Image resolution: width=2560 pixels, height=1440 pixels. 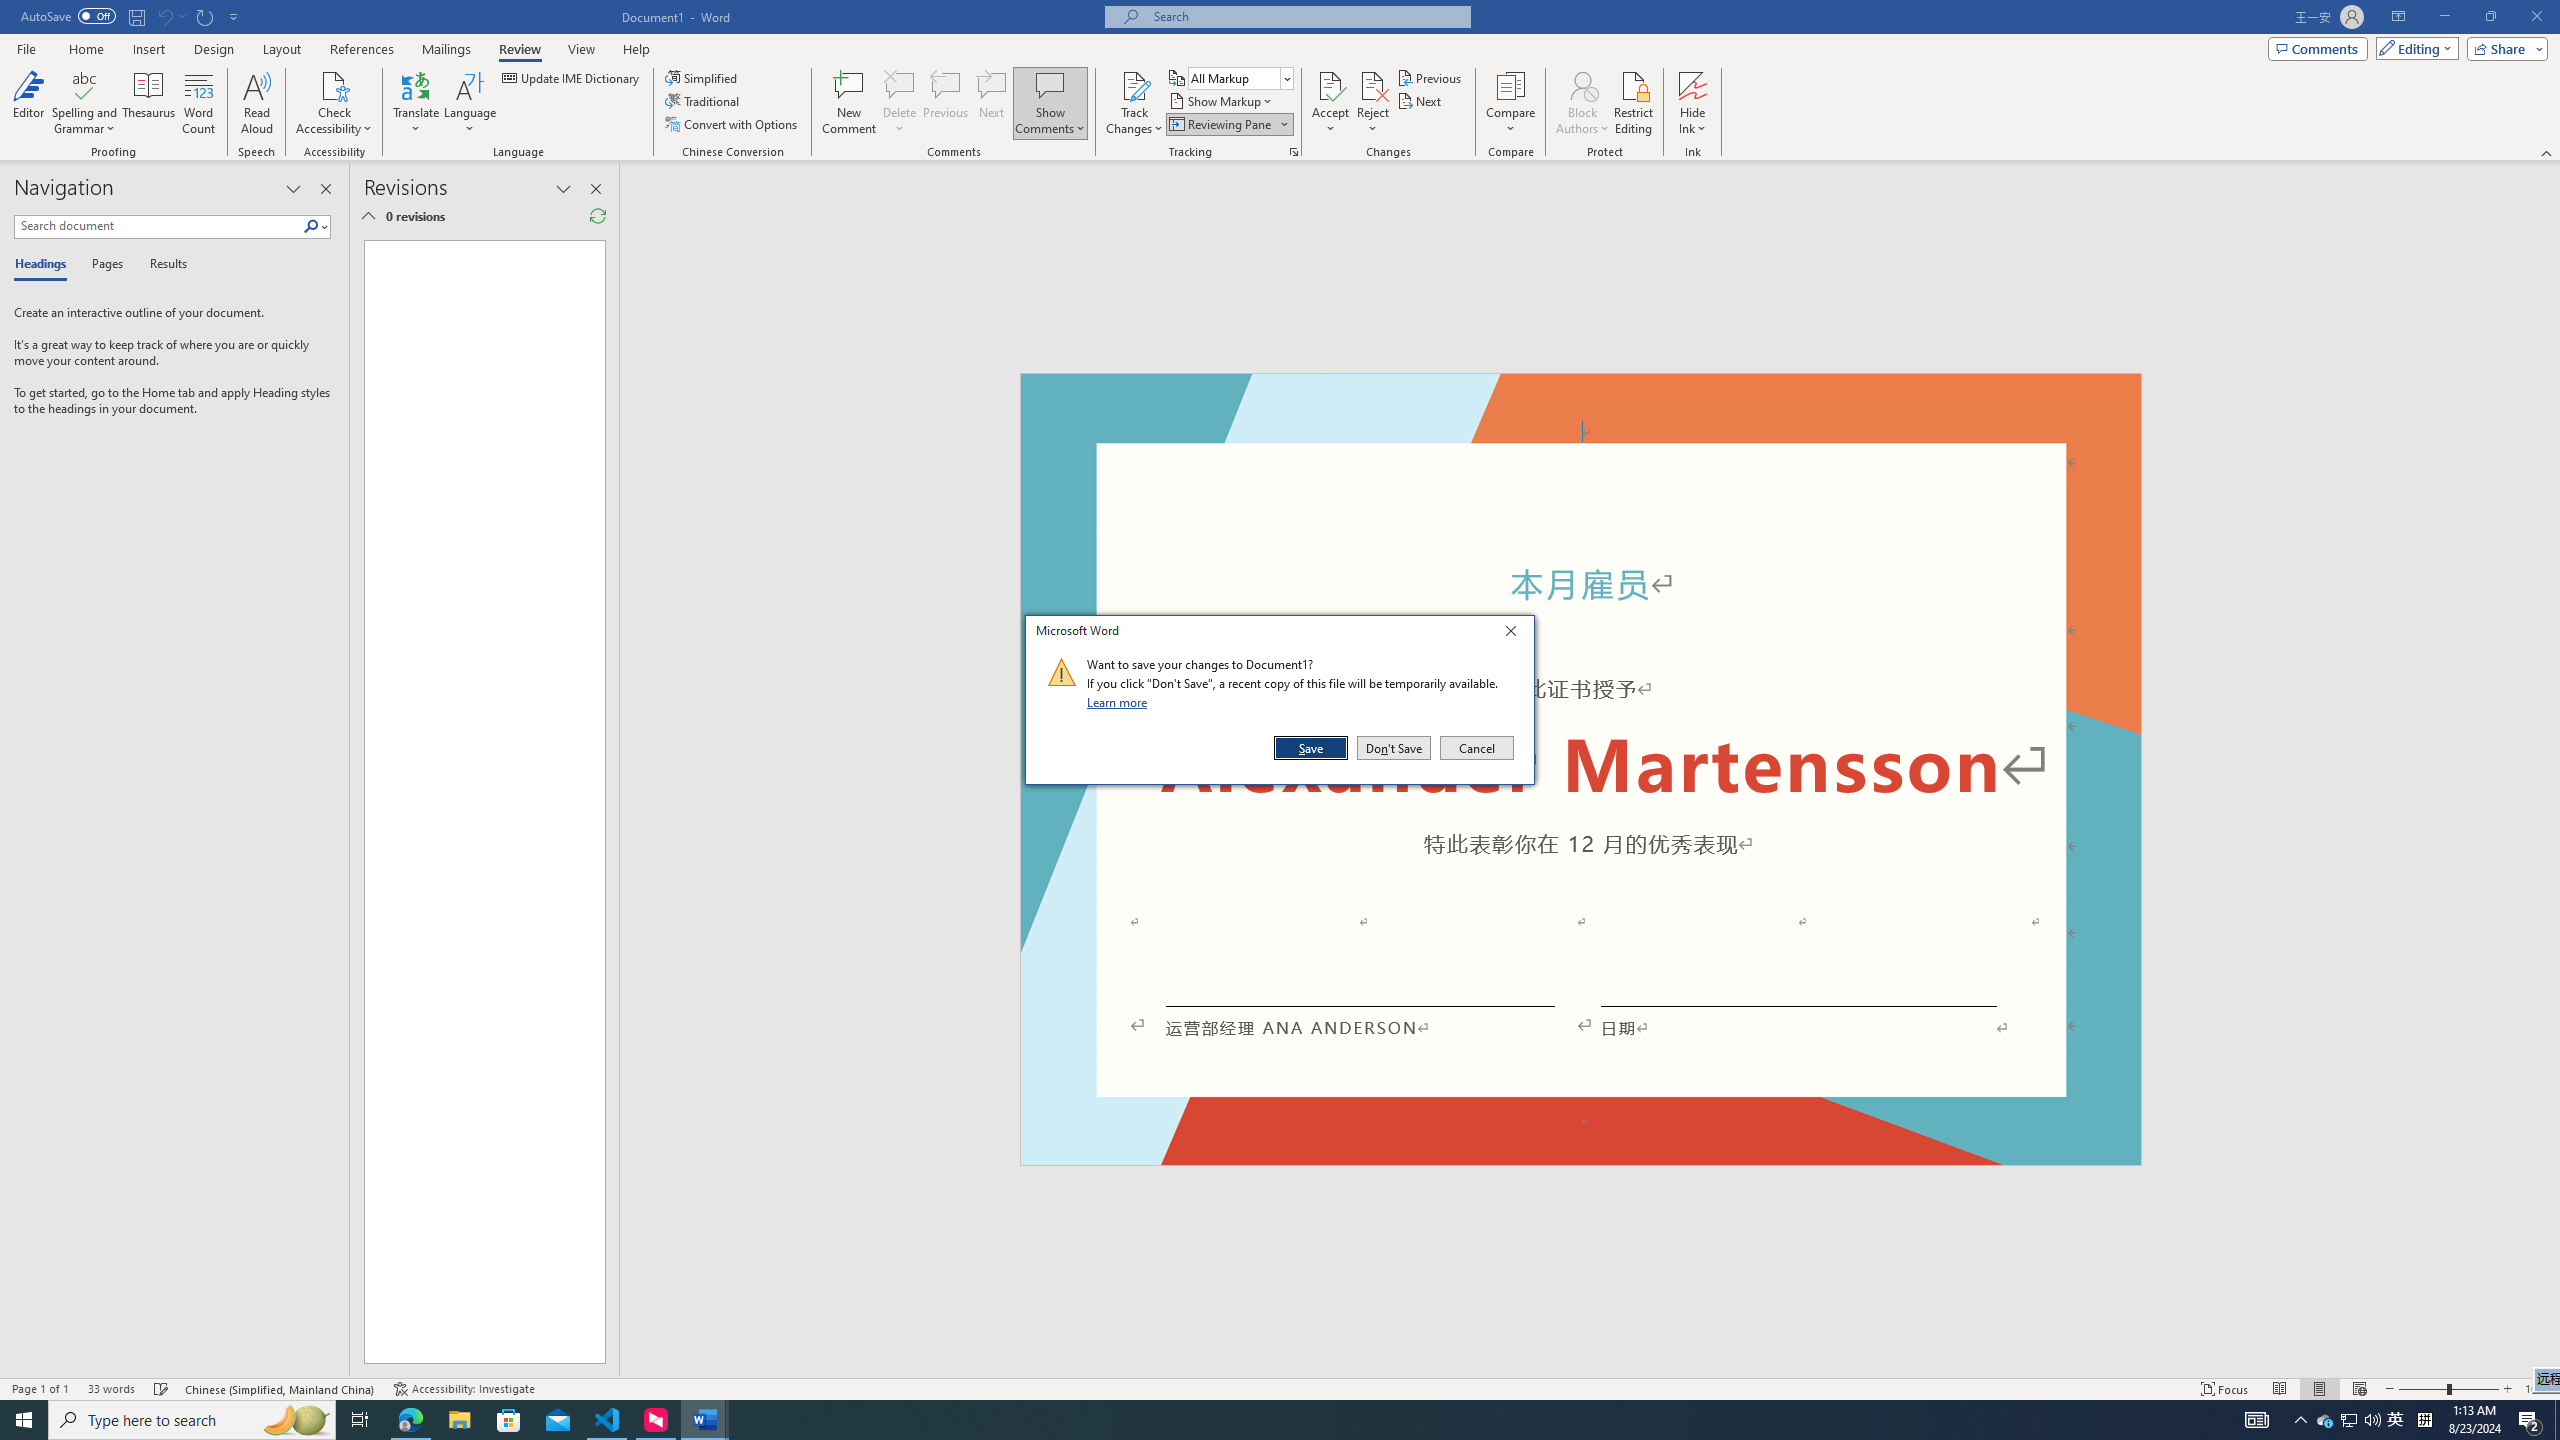 I want to click on 'Hide Ink', so click(x=1692, y=84).